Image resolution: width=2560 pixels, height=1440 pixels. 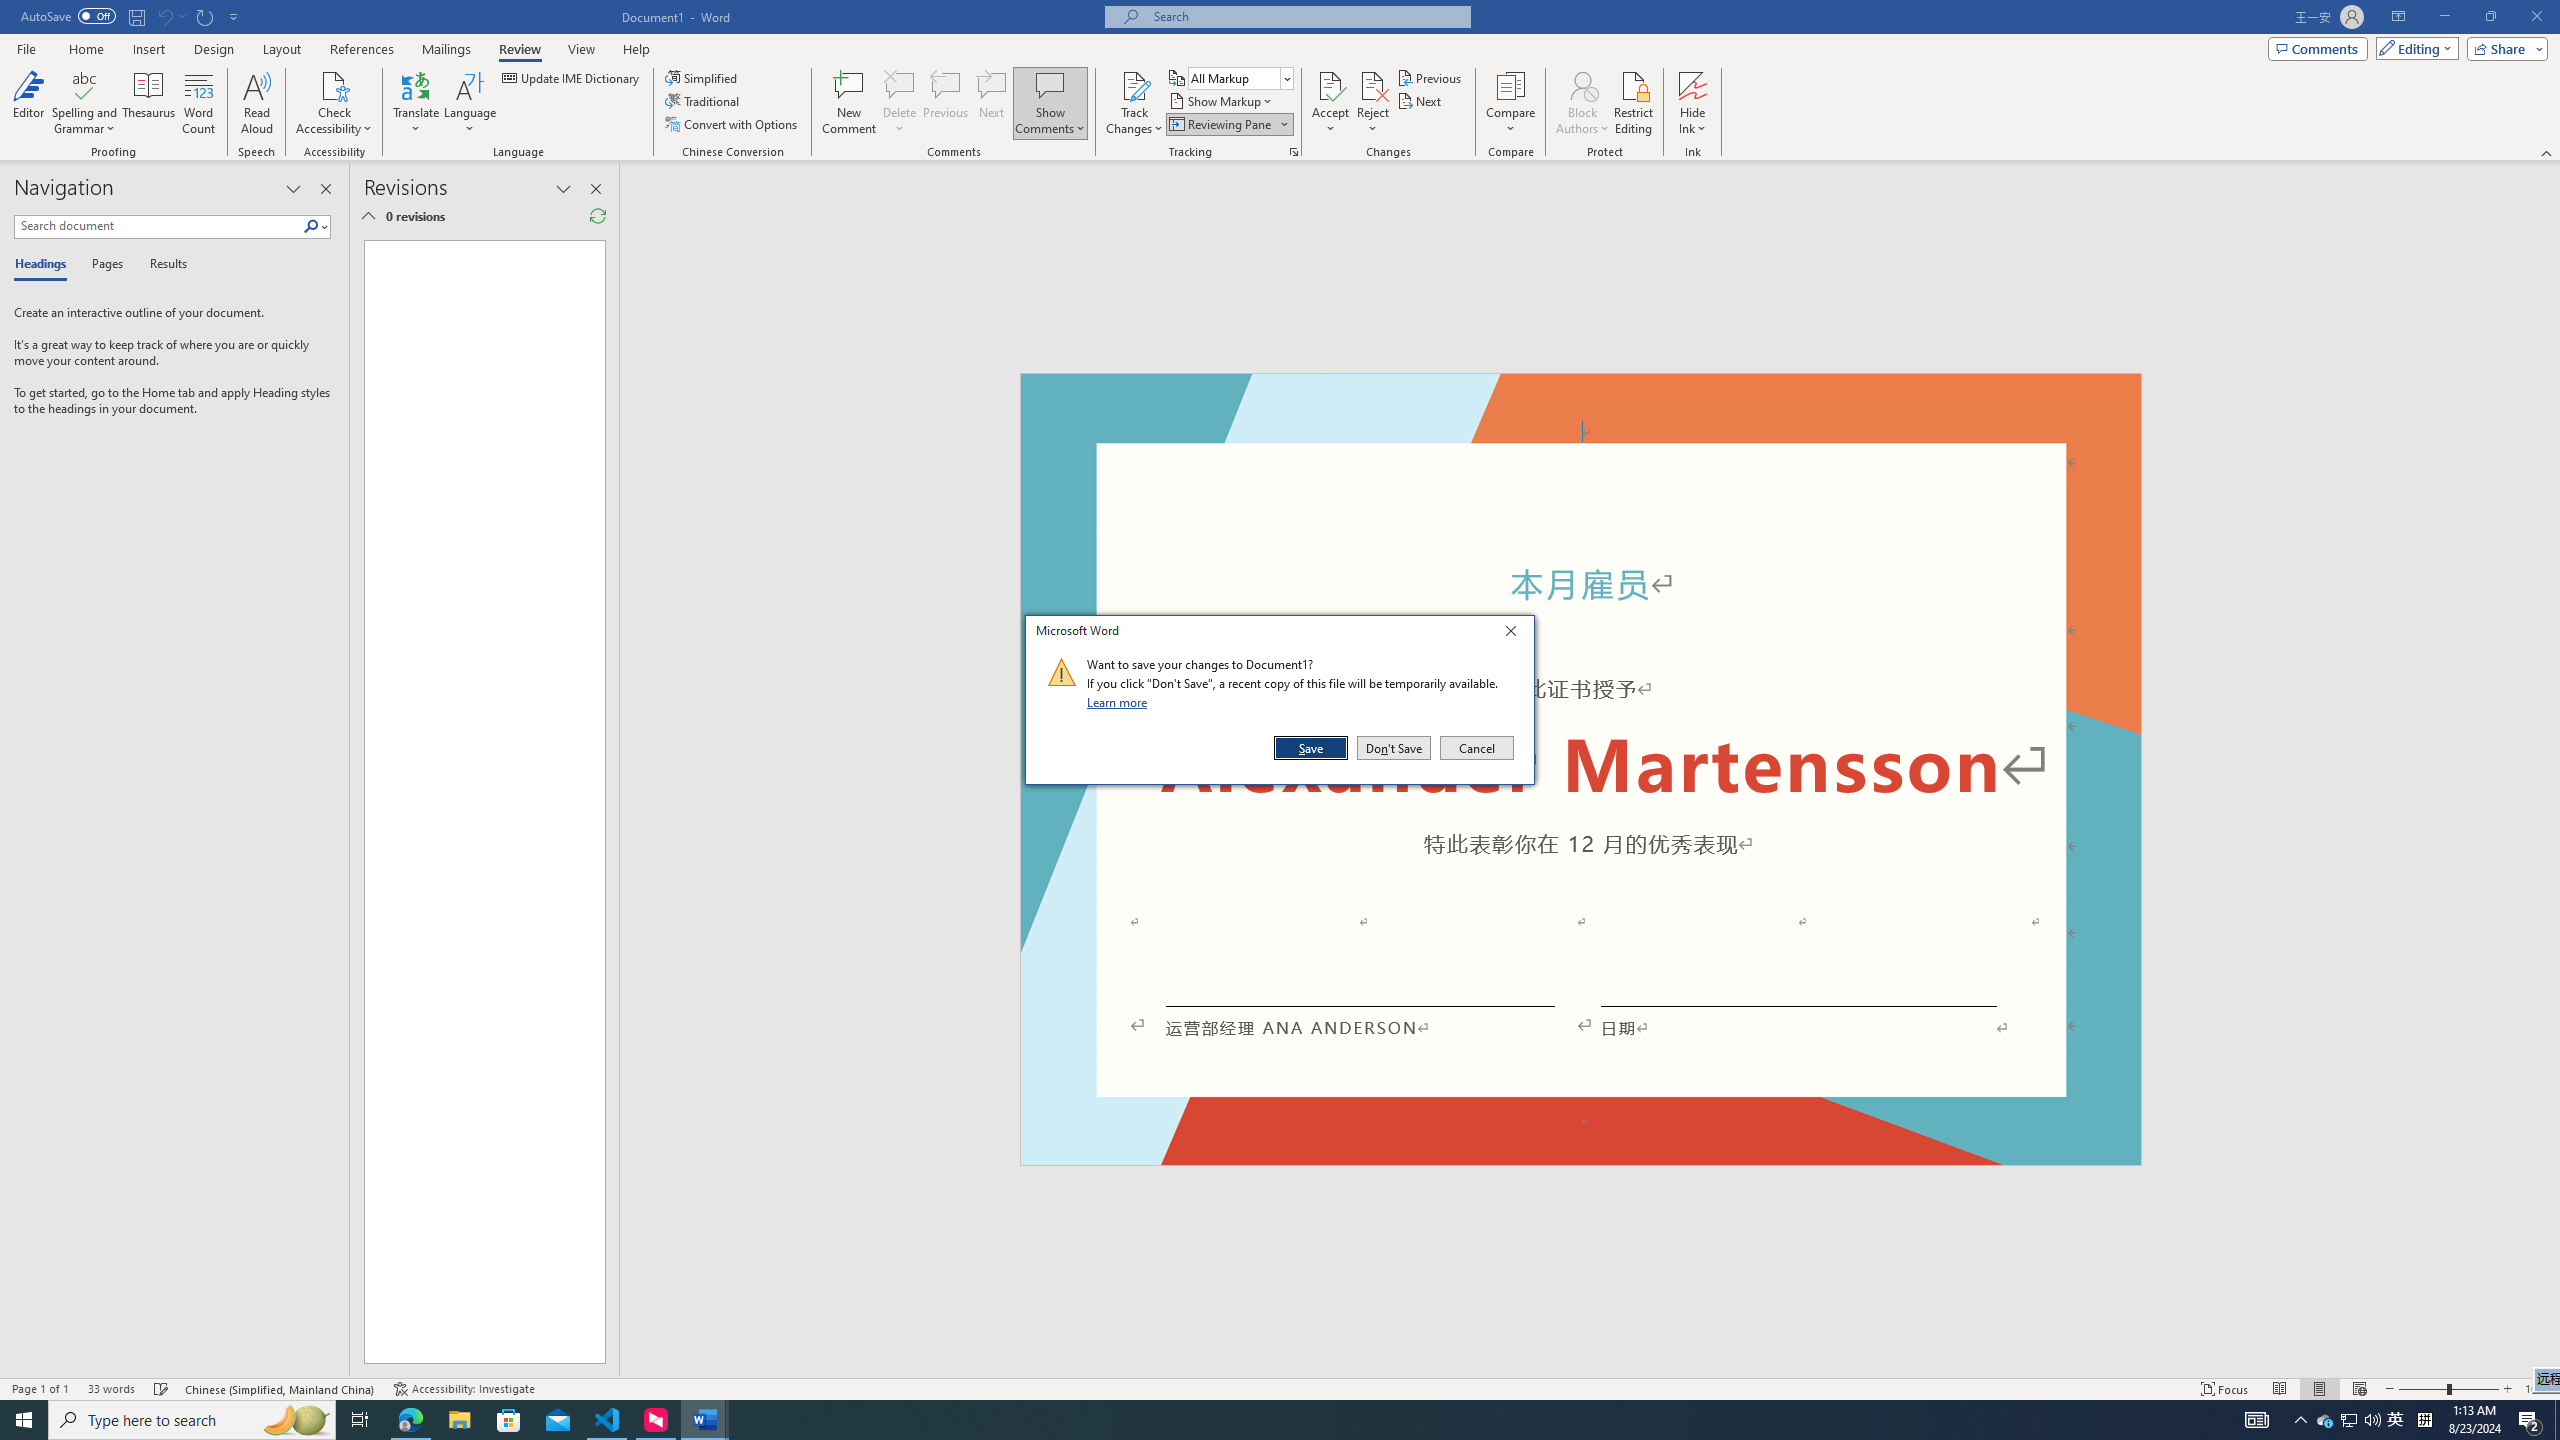 I want to click on 'Hide Ink', so click(x=1692, y=84).